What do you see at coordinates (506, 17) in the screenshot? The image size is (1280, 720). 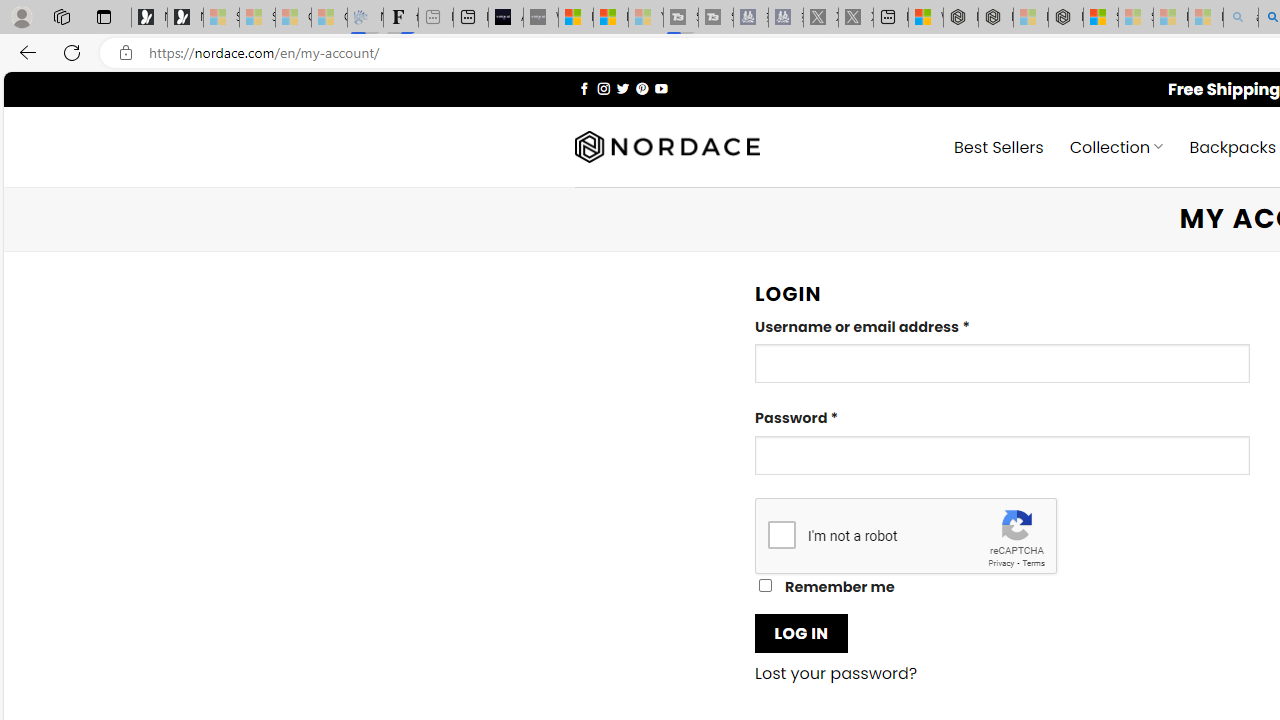 I see `'AI Voice Changer for PC and Mac - Voice.ai'` at bounding box center [506, 17].